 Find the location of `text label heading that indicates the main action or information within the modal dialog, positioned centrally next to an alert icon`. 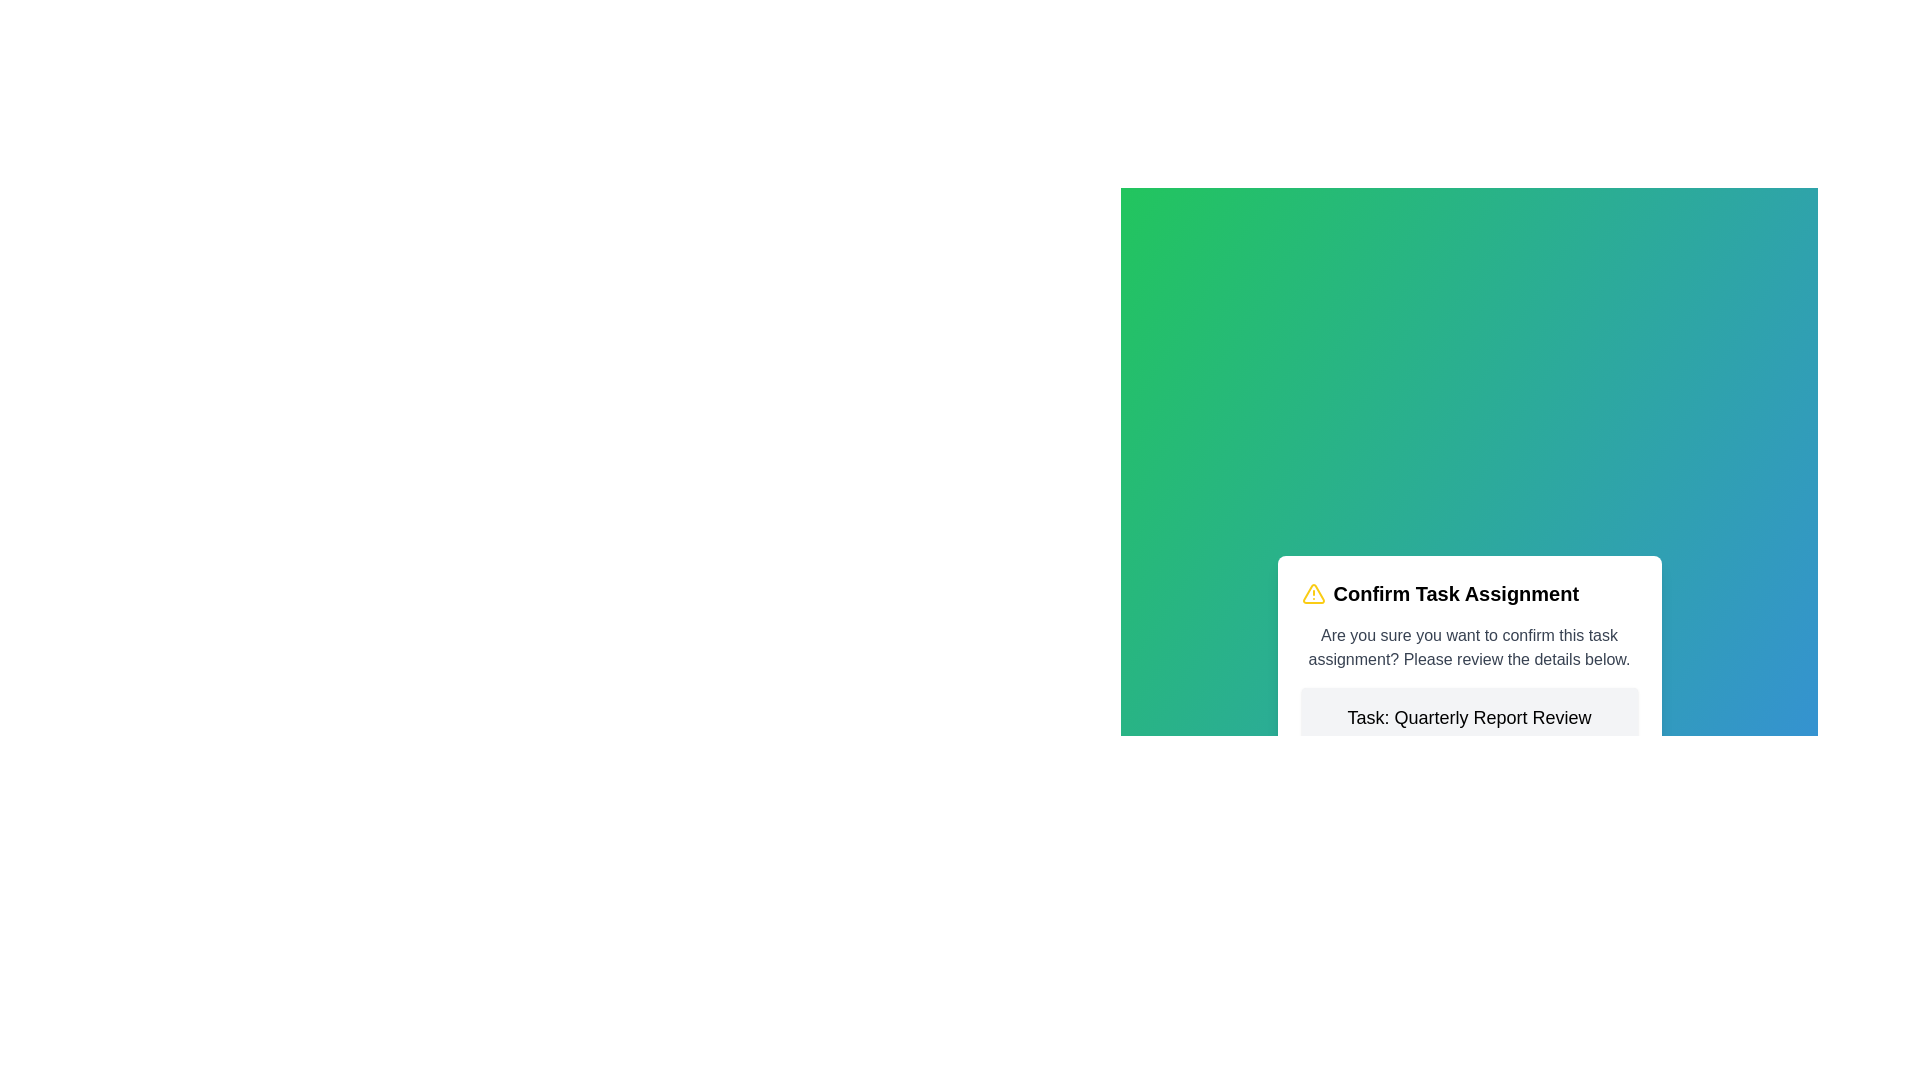

text label heading that indicates the main action or information within the modal dialog, positioned centrally next to an alert icon is located at coordinates (1456, 593).